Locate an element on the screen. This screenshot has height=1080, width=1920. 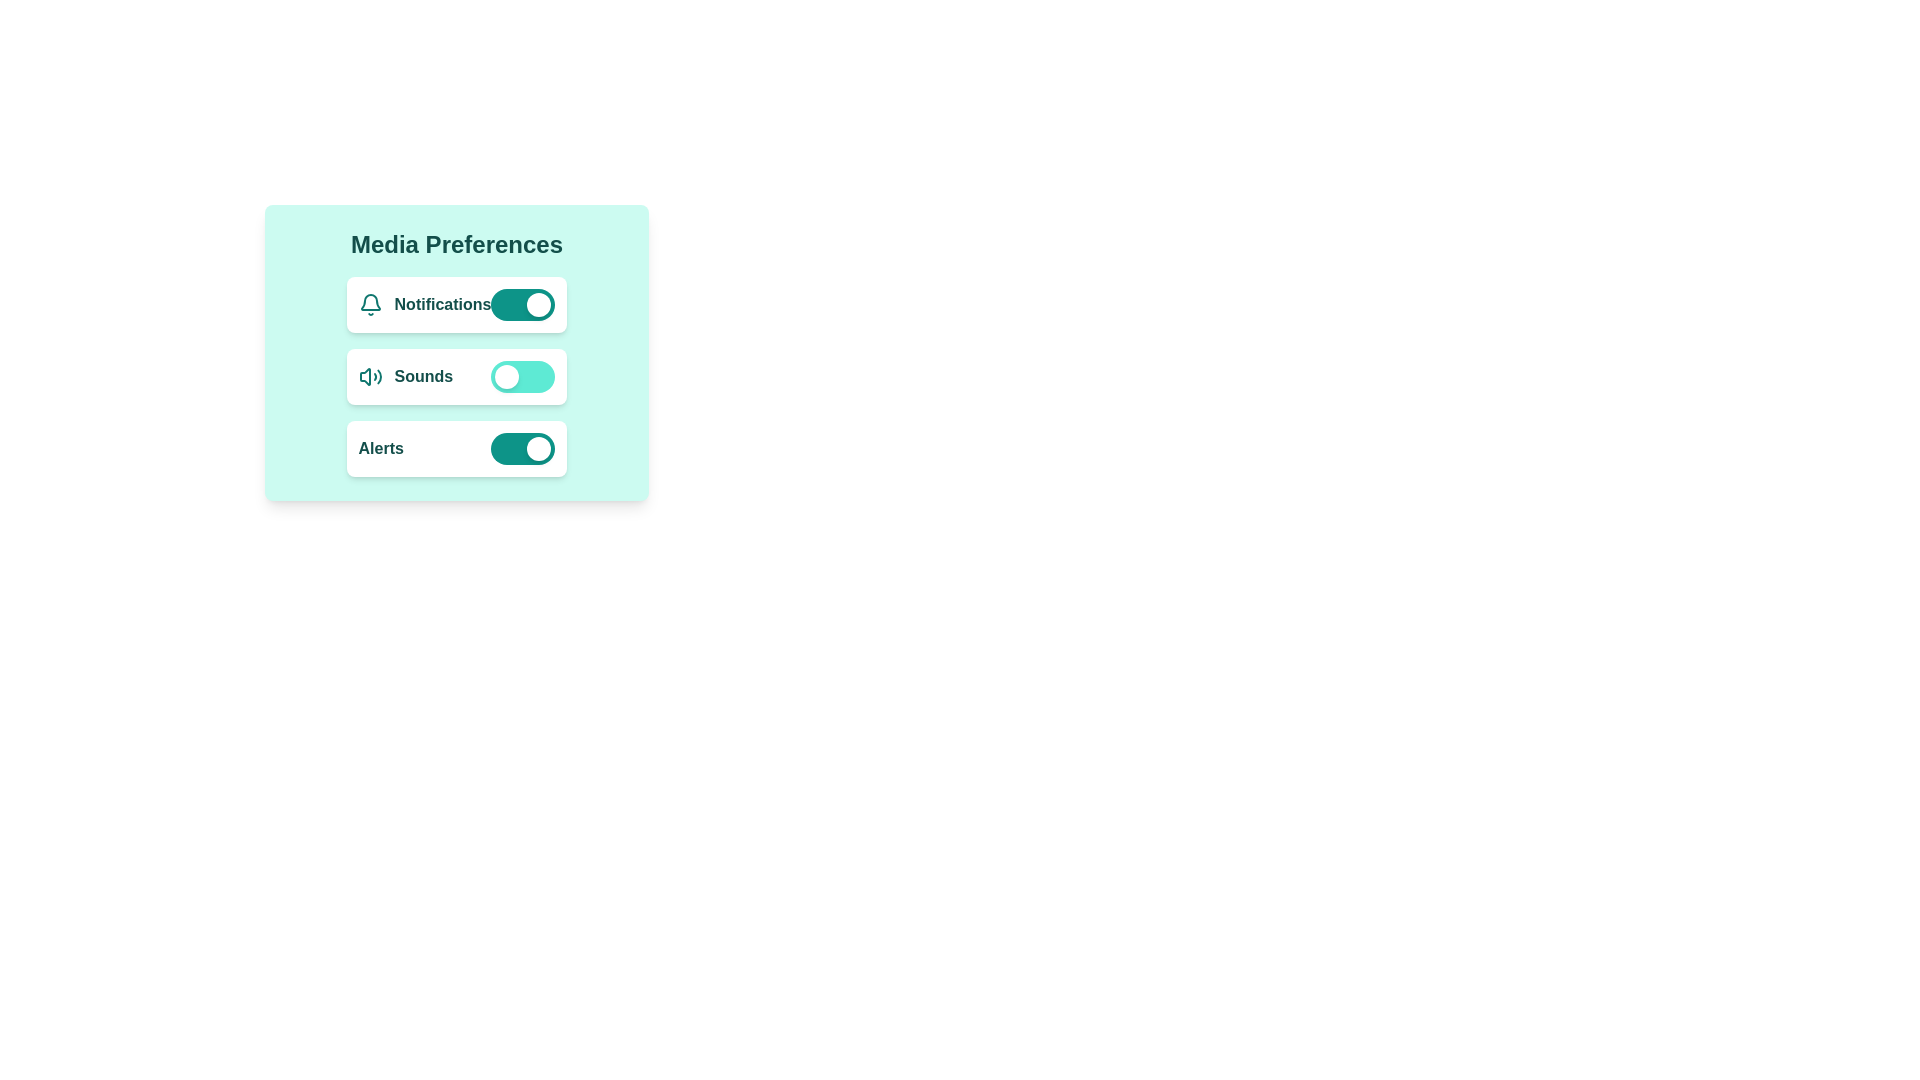
the circular toggle knob for the 'Notifications' setting, located at the rightmost end of the toggle component is located at coordinates (539, 304).